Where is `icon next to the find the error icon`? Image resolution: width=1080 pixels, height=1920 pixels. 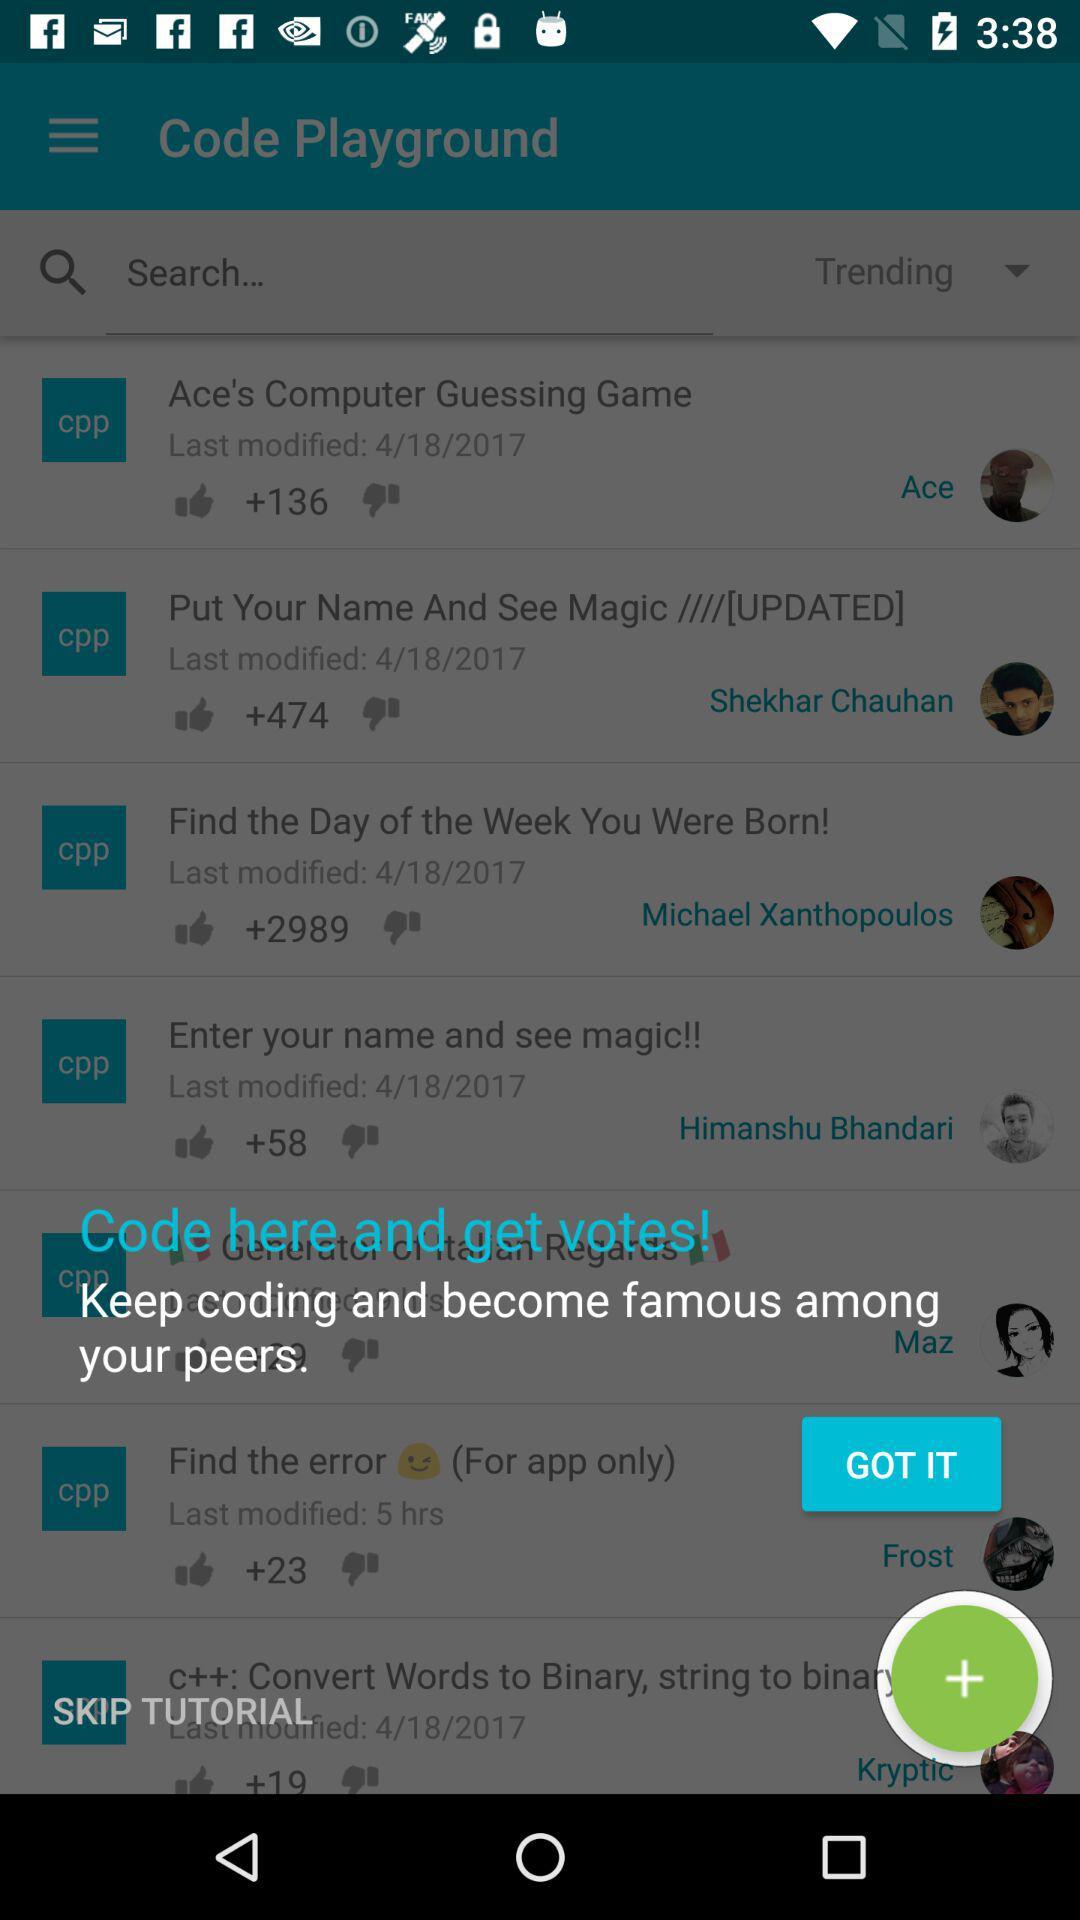 icon next to the find the error icon is located at coordinates (901, 1464).